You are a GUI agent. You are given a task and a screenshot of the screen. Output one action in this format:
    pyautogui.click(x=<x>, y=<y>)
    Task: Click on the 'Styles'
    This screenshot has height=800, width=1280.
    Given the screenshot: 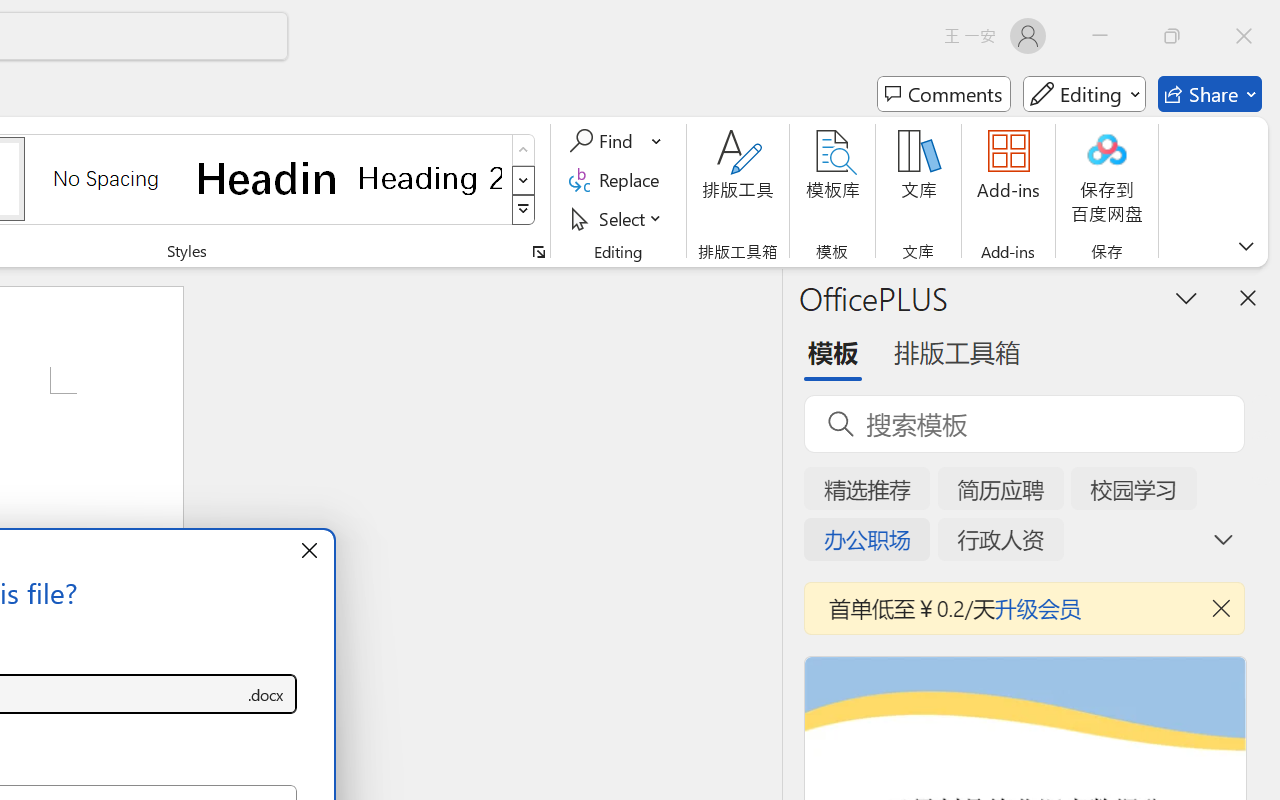 What is the action you would take?
    pyautogui.click(x=523, y=210)
    